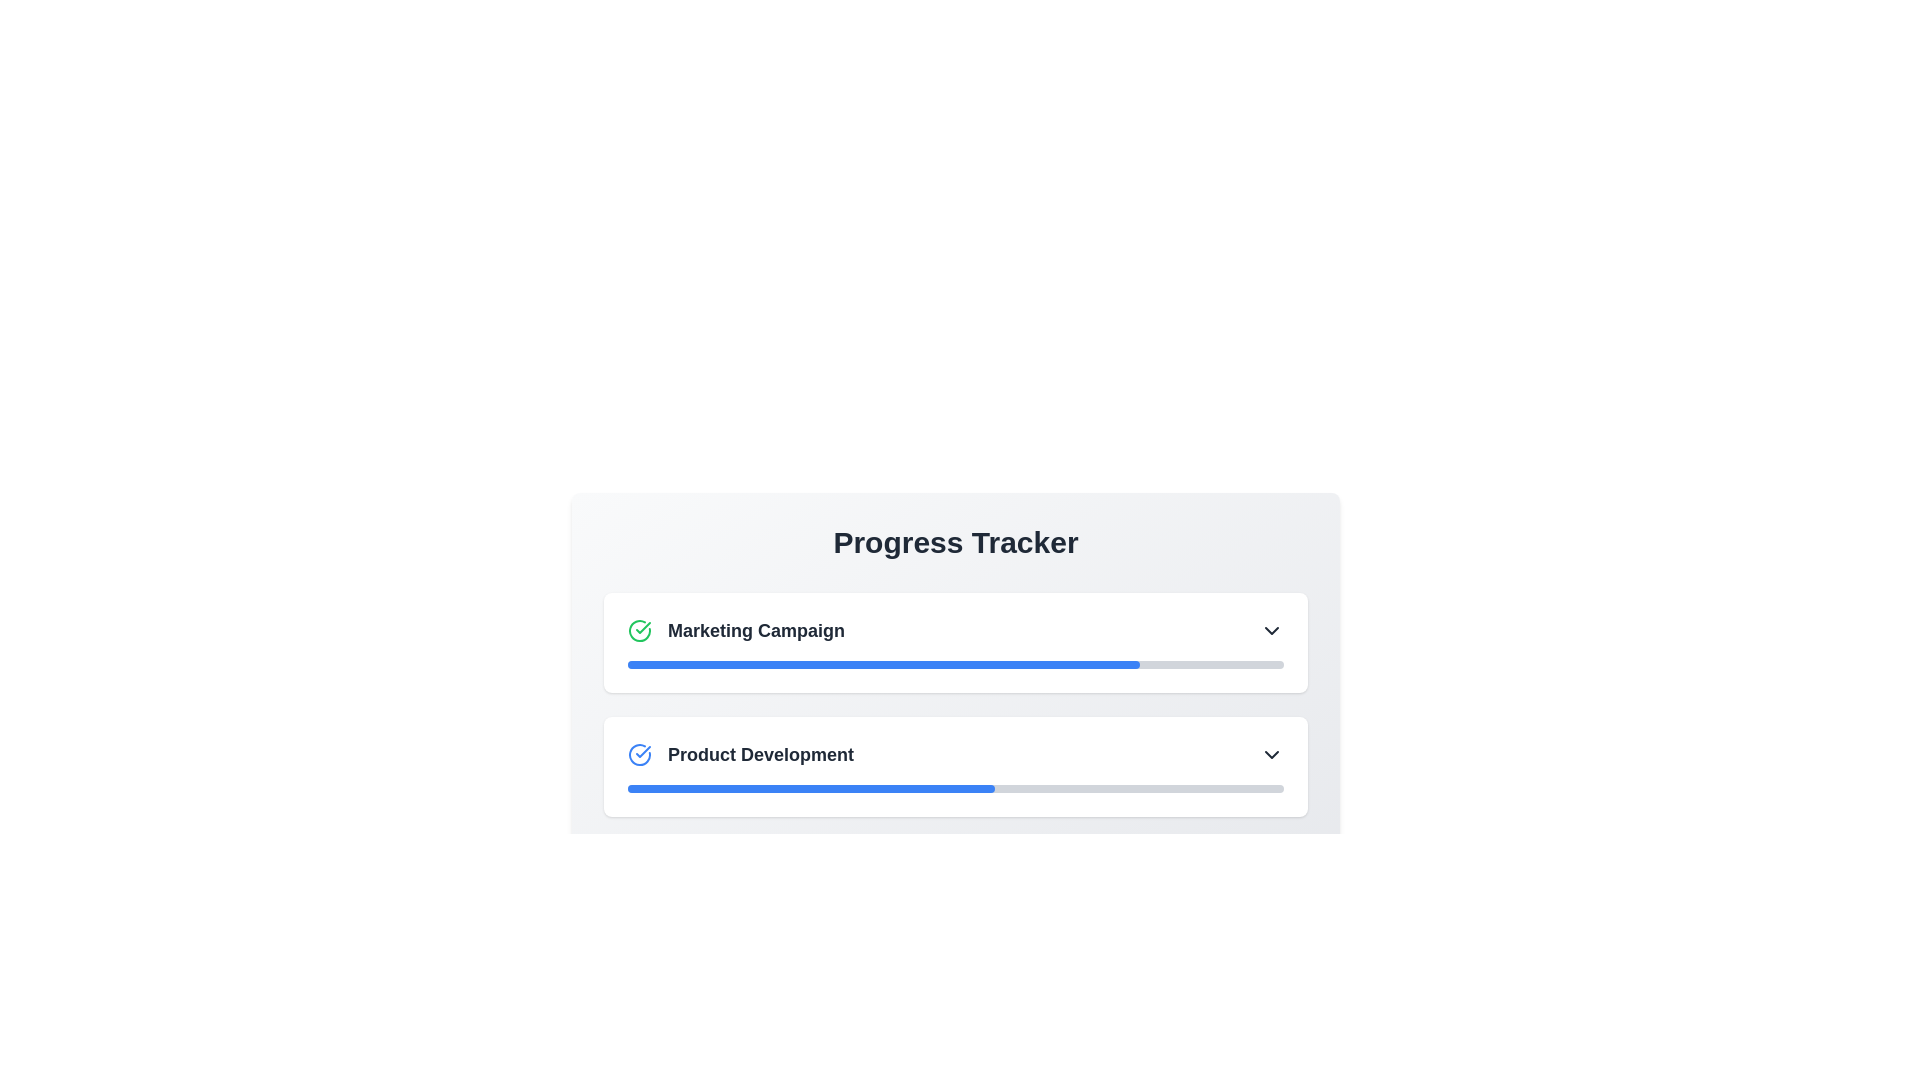 The width and height of the screenshot is (1920, 1080). Describe the element at coordinates (735, 631) in the screenshot. I see `the 'Marketing Campaign' label which is styled in a bold font and has a green checkmark icon to its left` at that location.